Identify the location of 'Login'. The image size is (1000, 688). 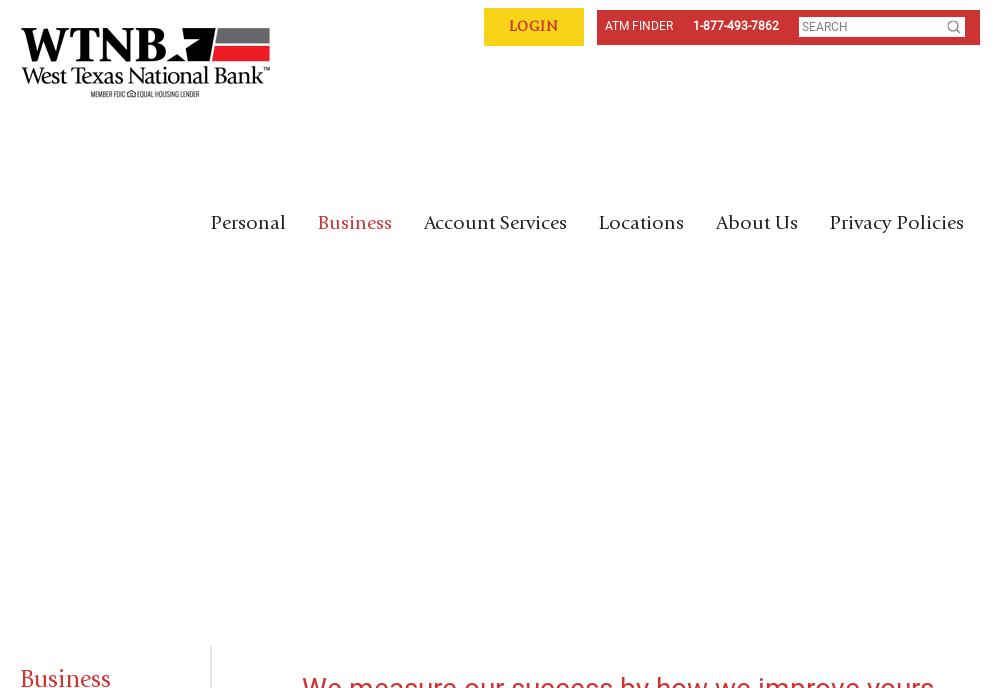
(534, 26).